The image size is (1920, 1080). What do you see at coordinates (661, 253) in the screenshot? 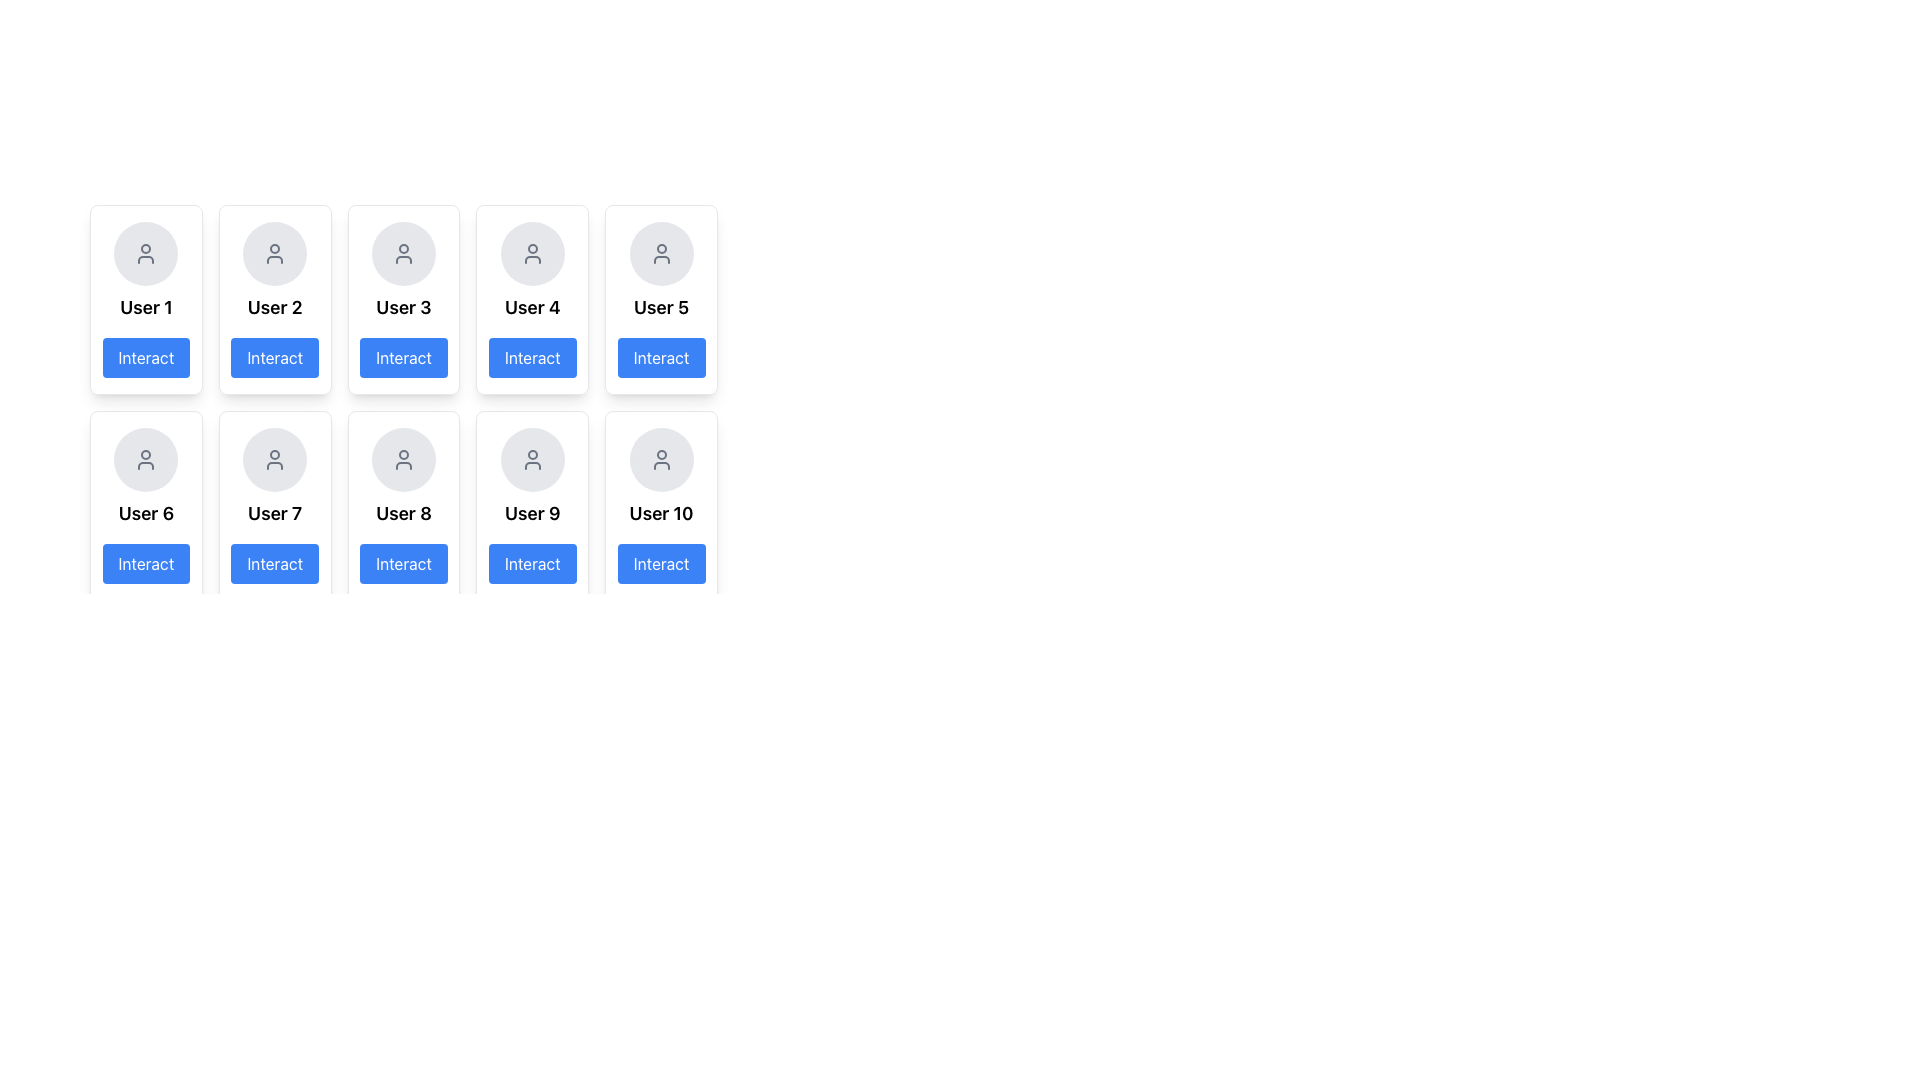
I see `the user avatar icon, which is a gray circular silhouette of a head and shoulders located in the fifth card of the top row of a grid of user profiles` at bounding box center [661, 253].